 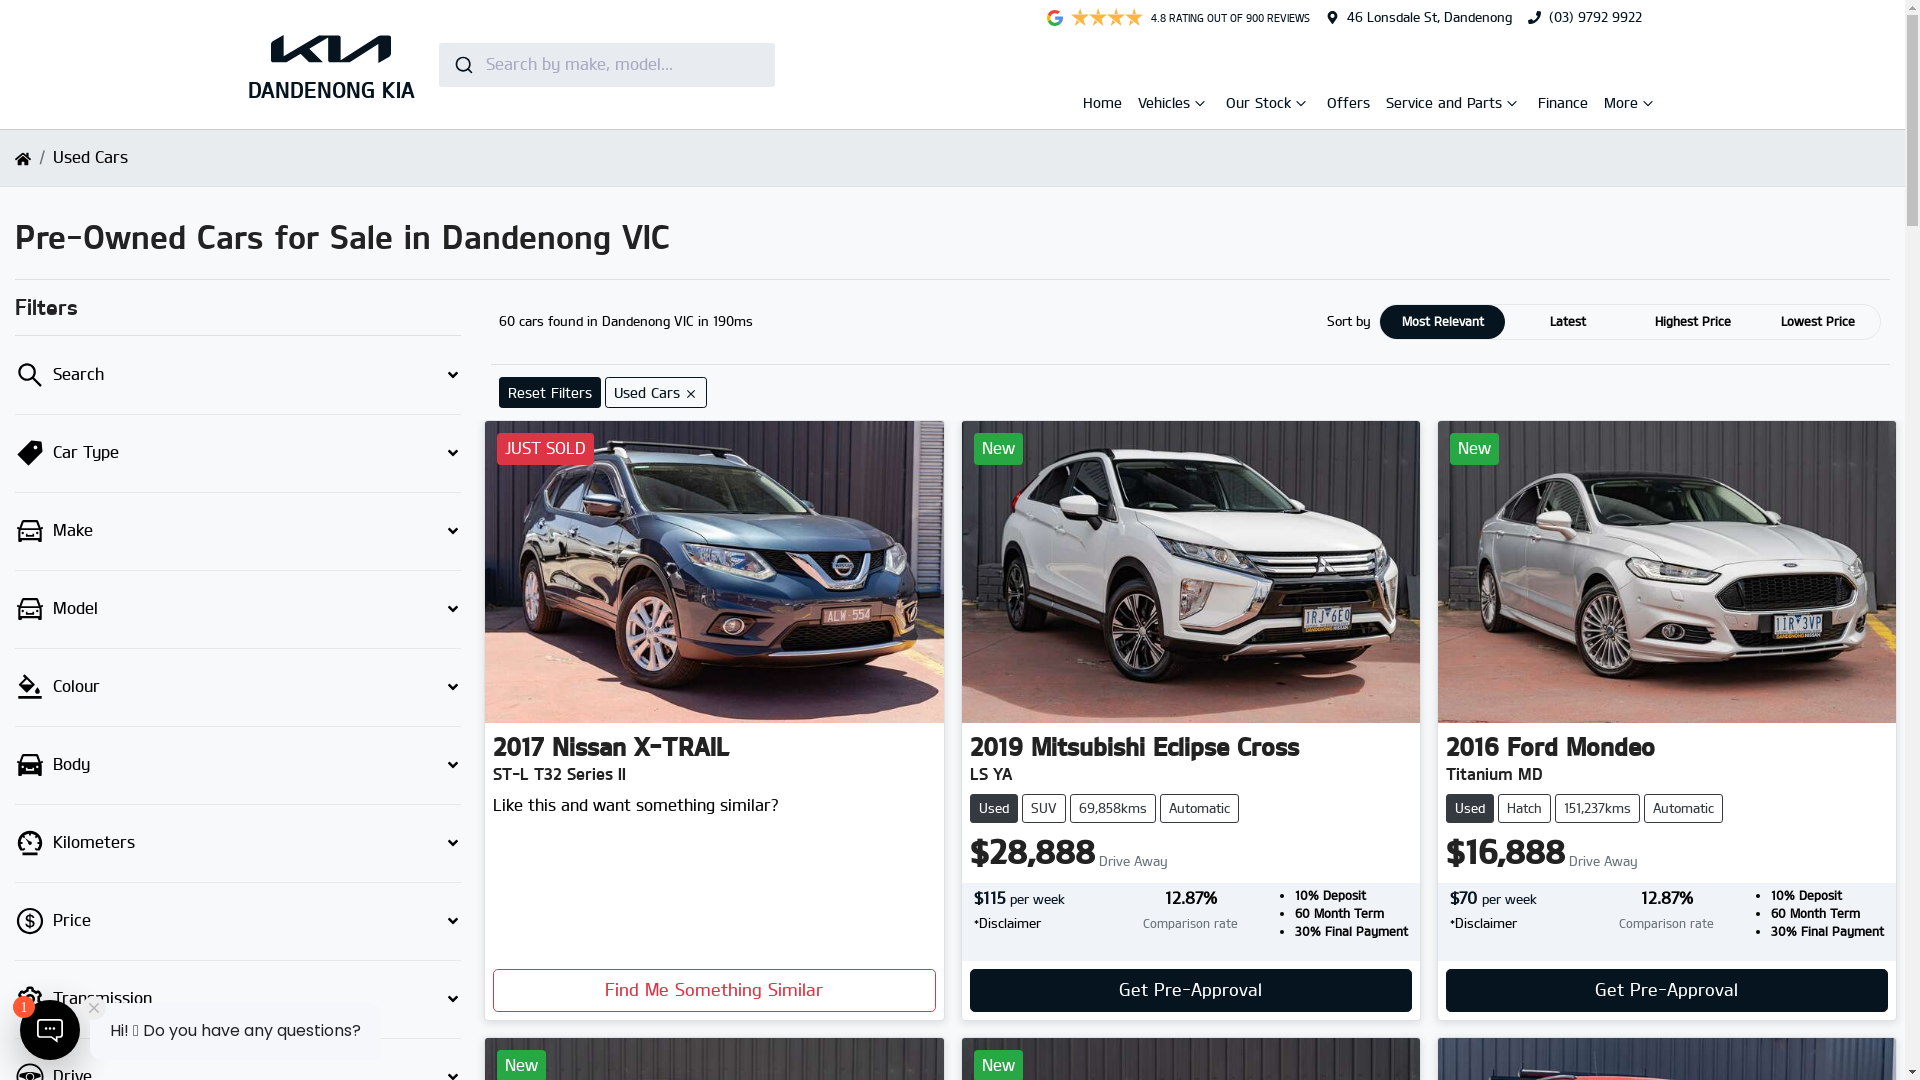 I want to click on 'Transmission', so click(x=238, y=999).